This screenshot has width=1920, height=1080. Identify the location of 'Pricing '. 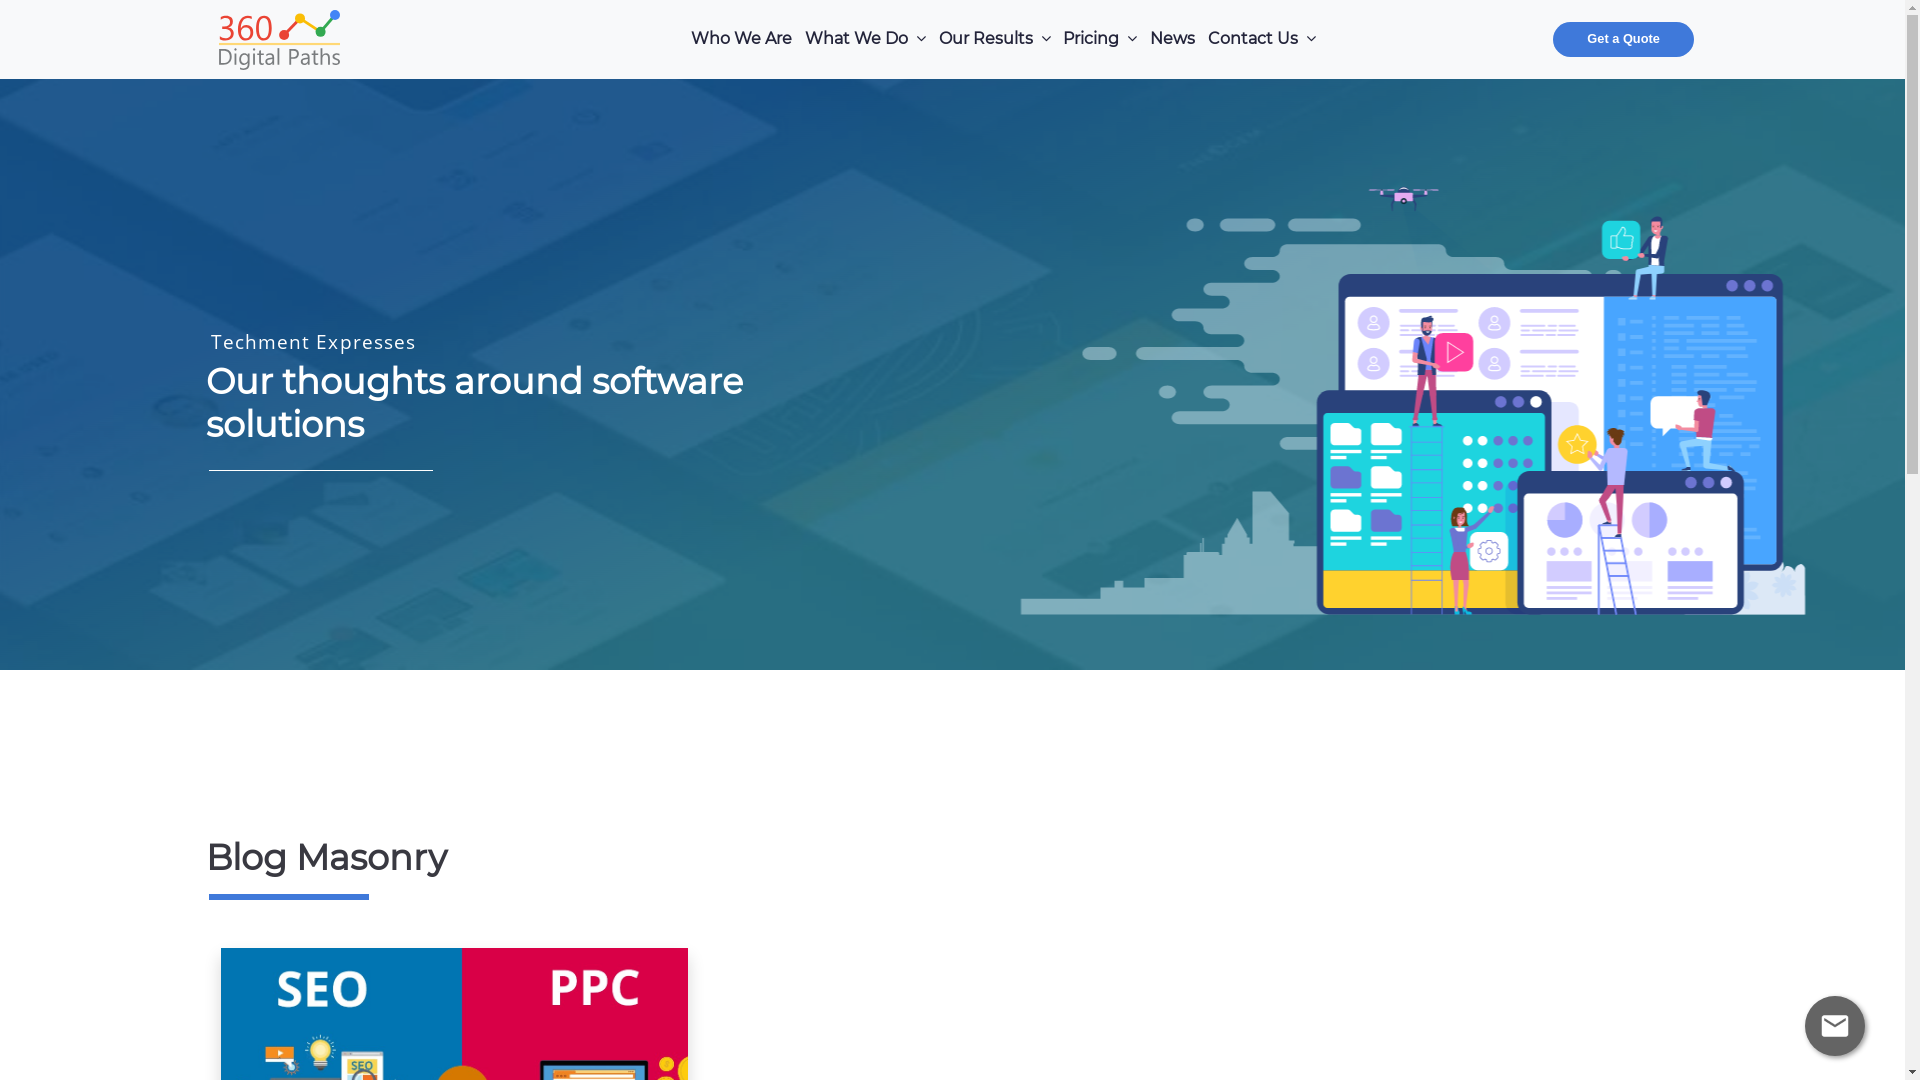
(1099, 39).